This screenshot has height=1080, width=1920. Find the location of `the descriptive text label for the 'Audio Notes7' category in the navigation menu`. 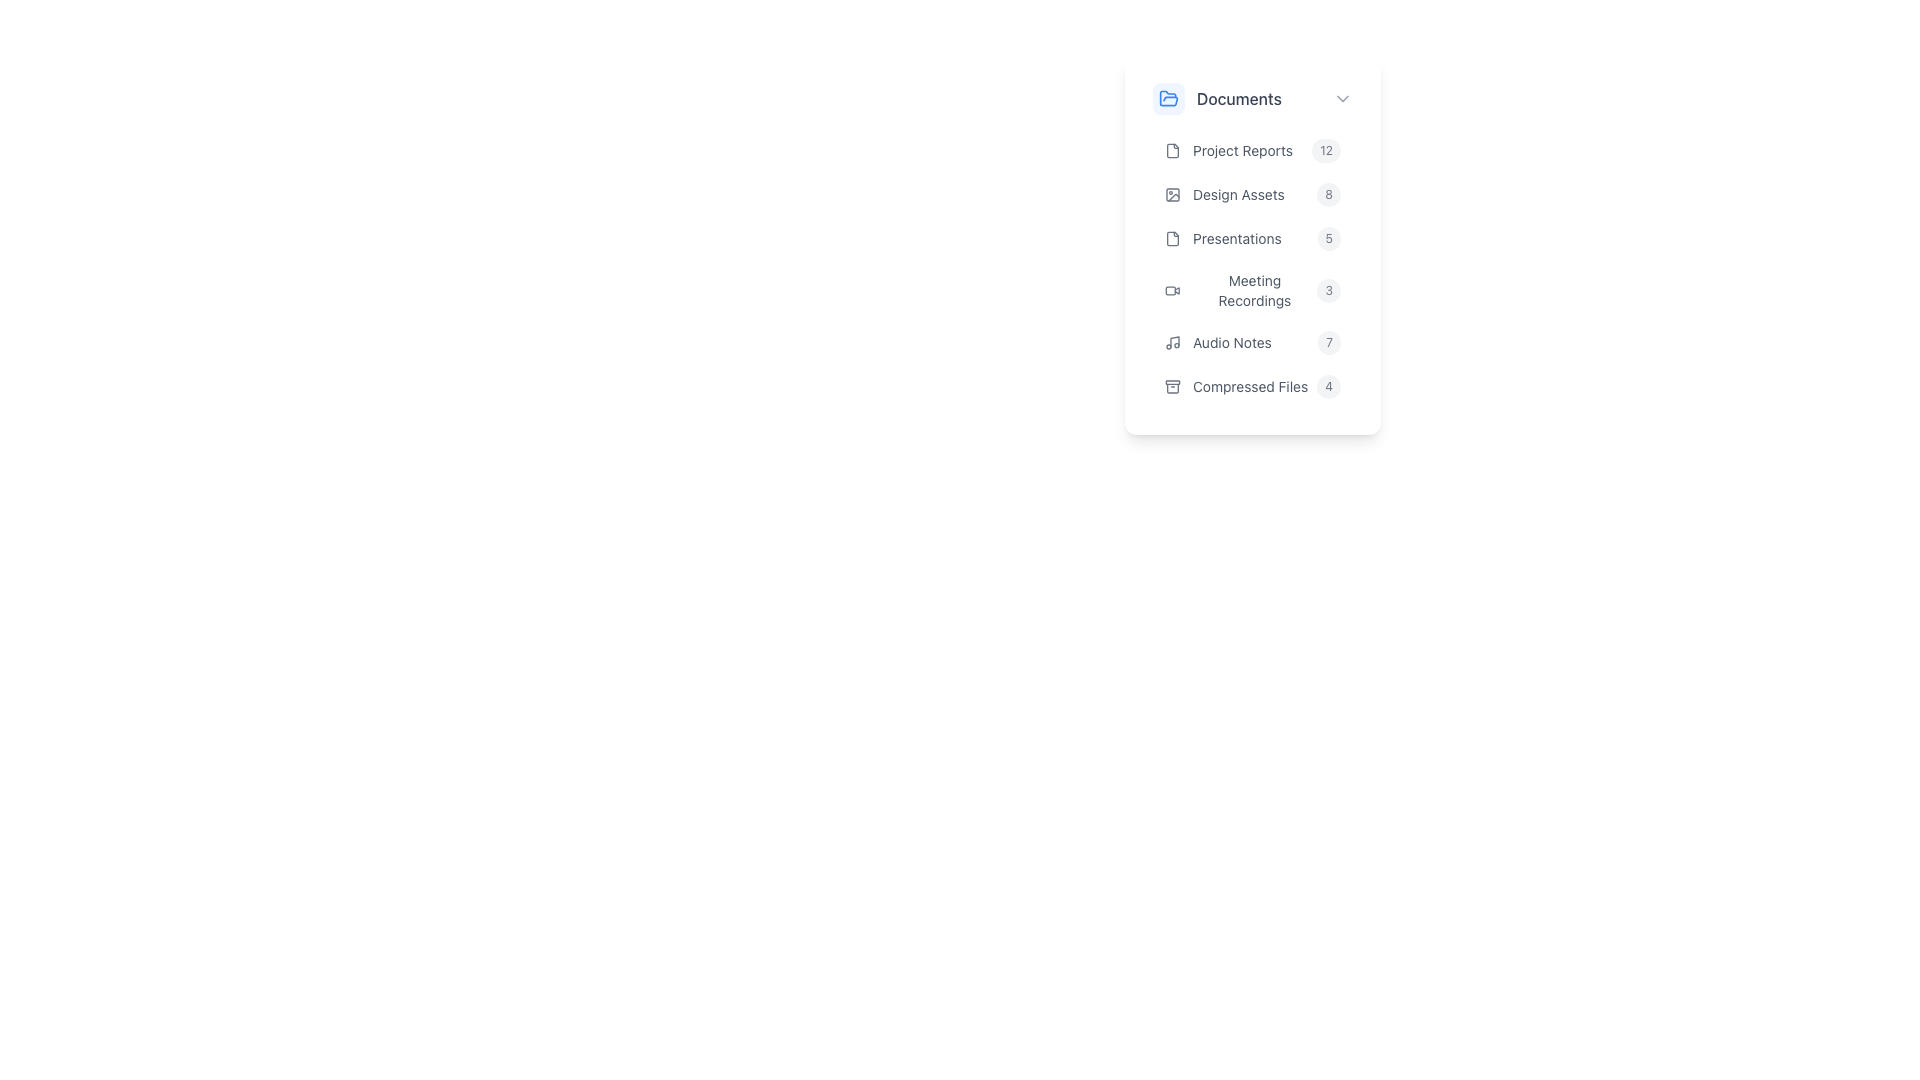

the descriptive text label for the 'Audio Notes7' category in the navigation menu is located at coordinates (1231, 342).